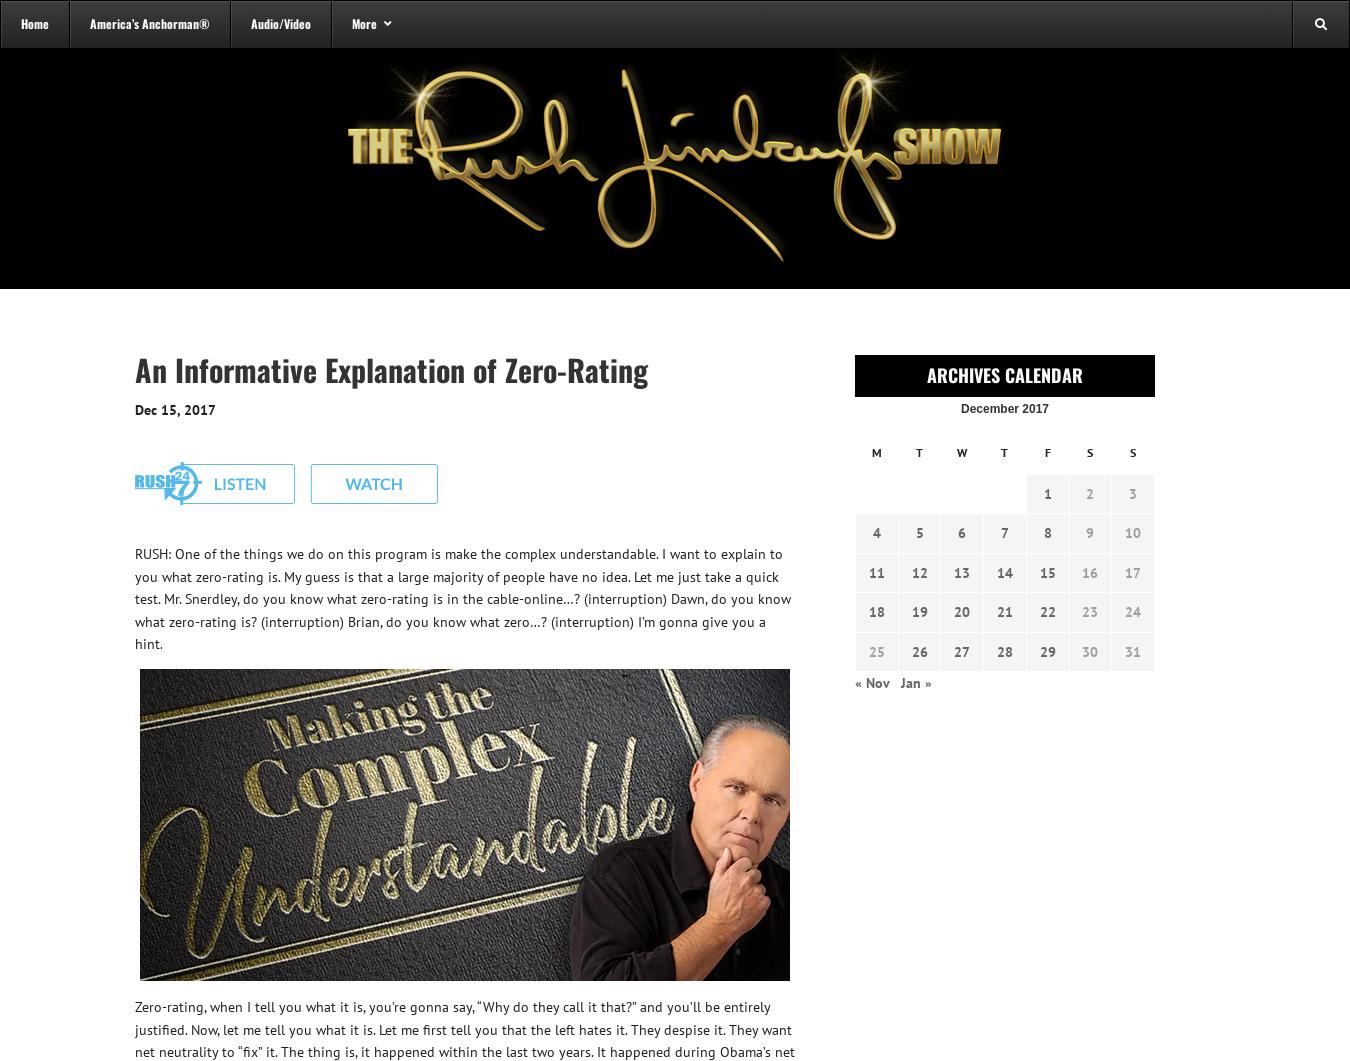 This screenshot has width=1350, height=1061. Describe the element at coordinates (1132, 570) in the screenshot. I see `'17'` at that location.